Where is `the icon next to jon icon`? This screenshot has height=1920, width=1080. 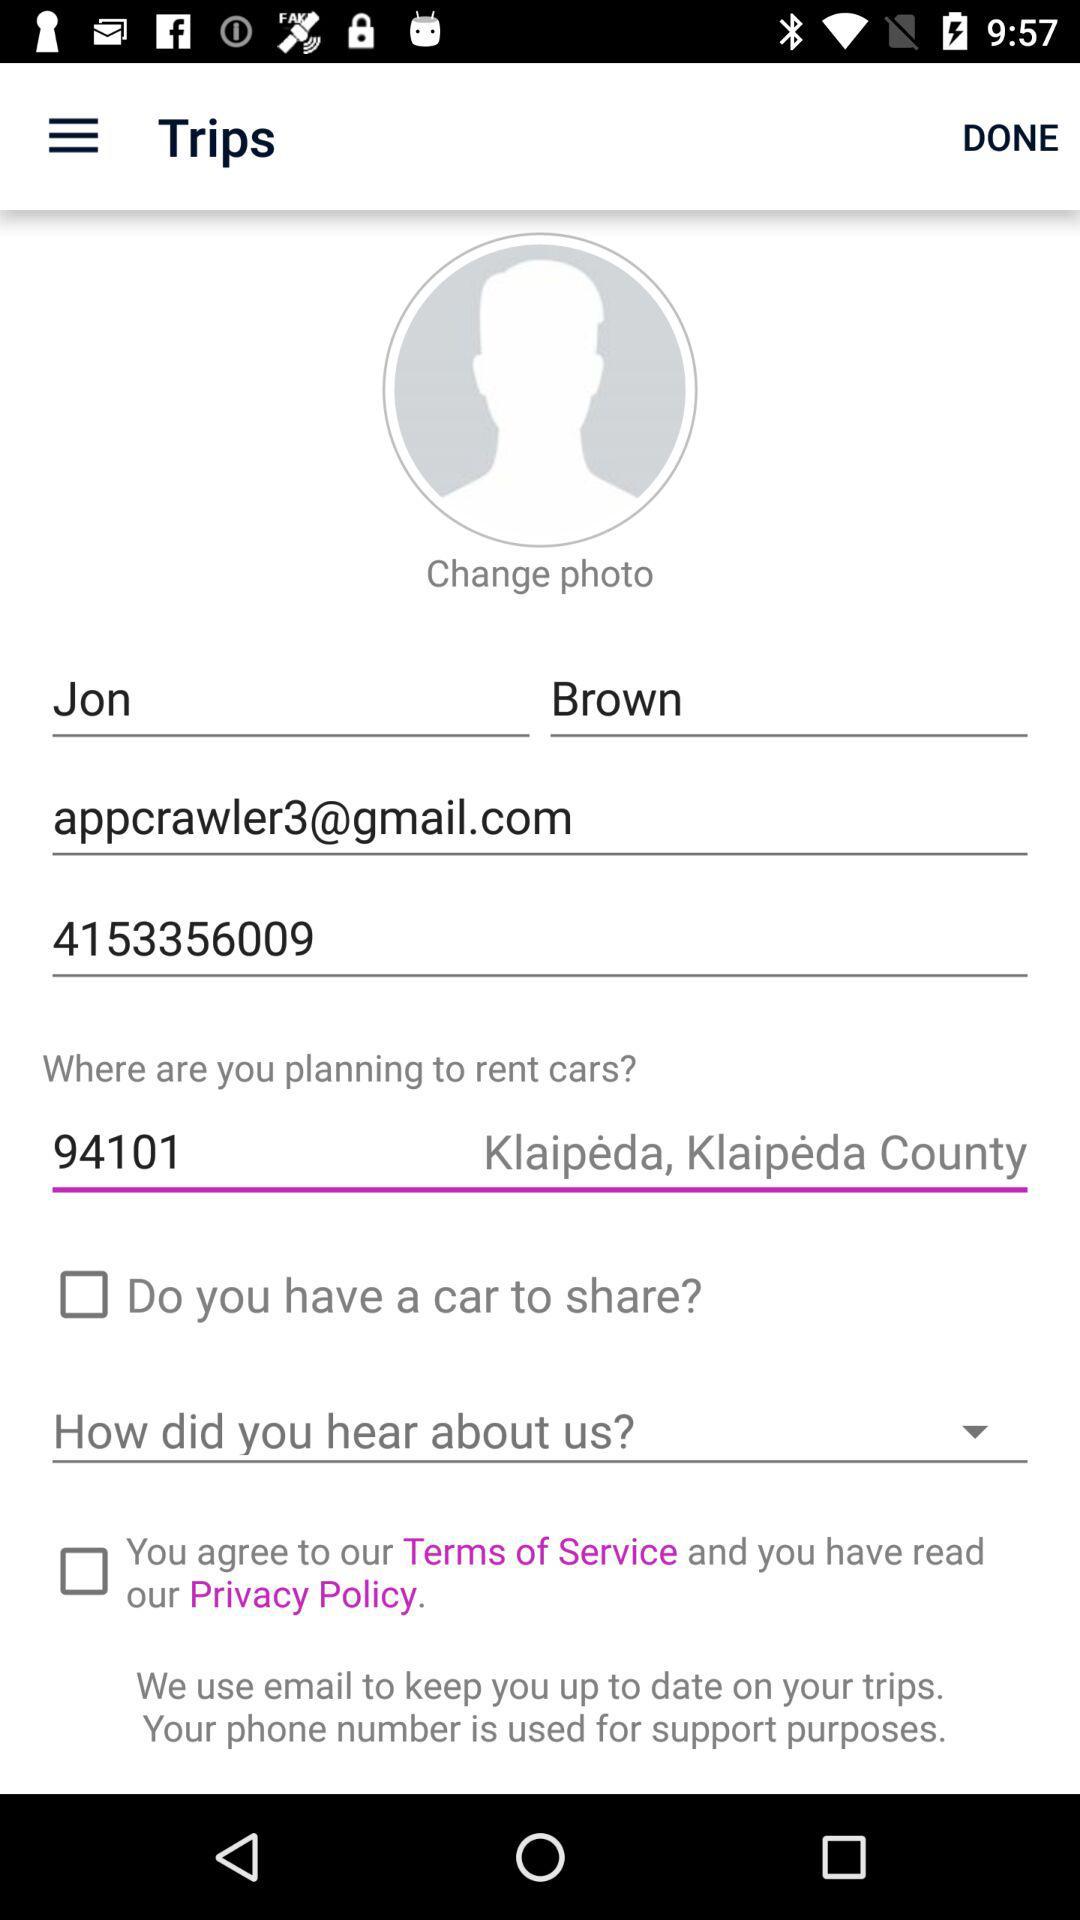 the icon next to jon icon is located at coordinates (788, 698).